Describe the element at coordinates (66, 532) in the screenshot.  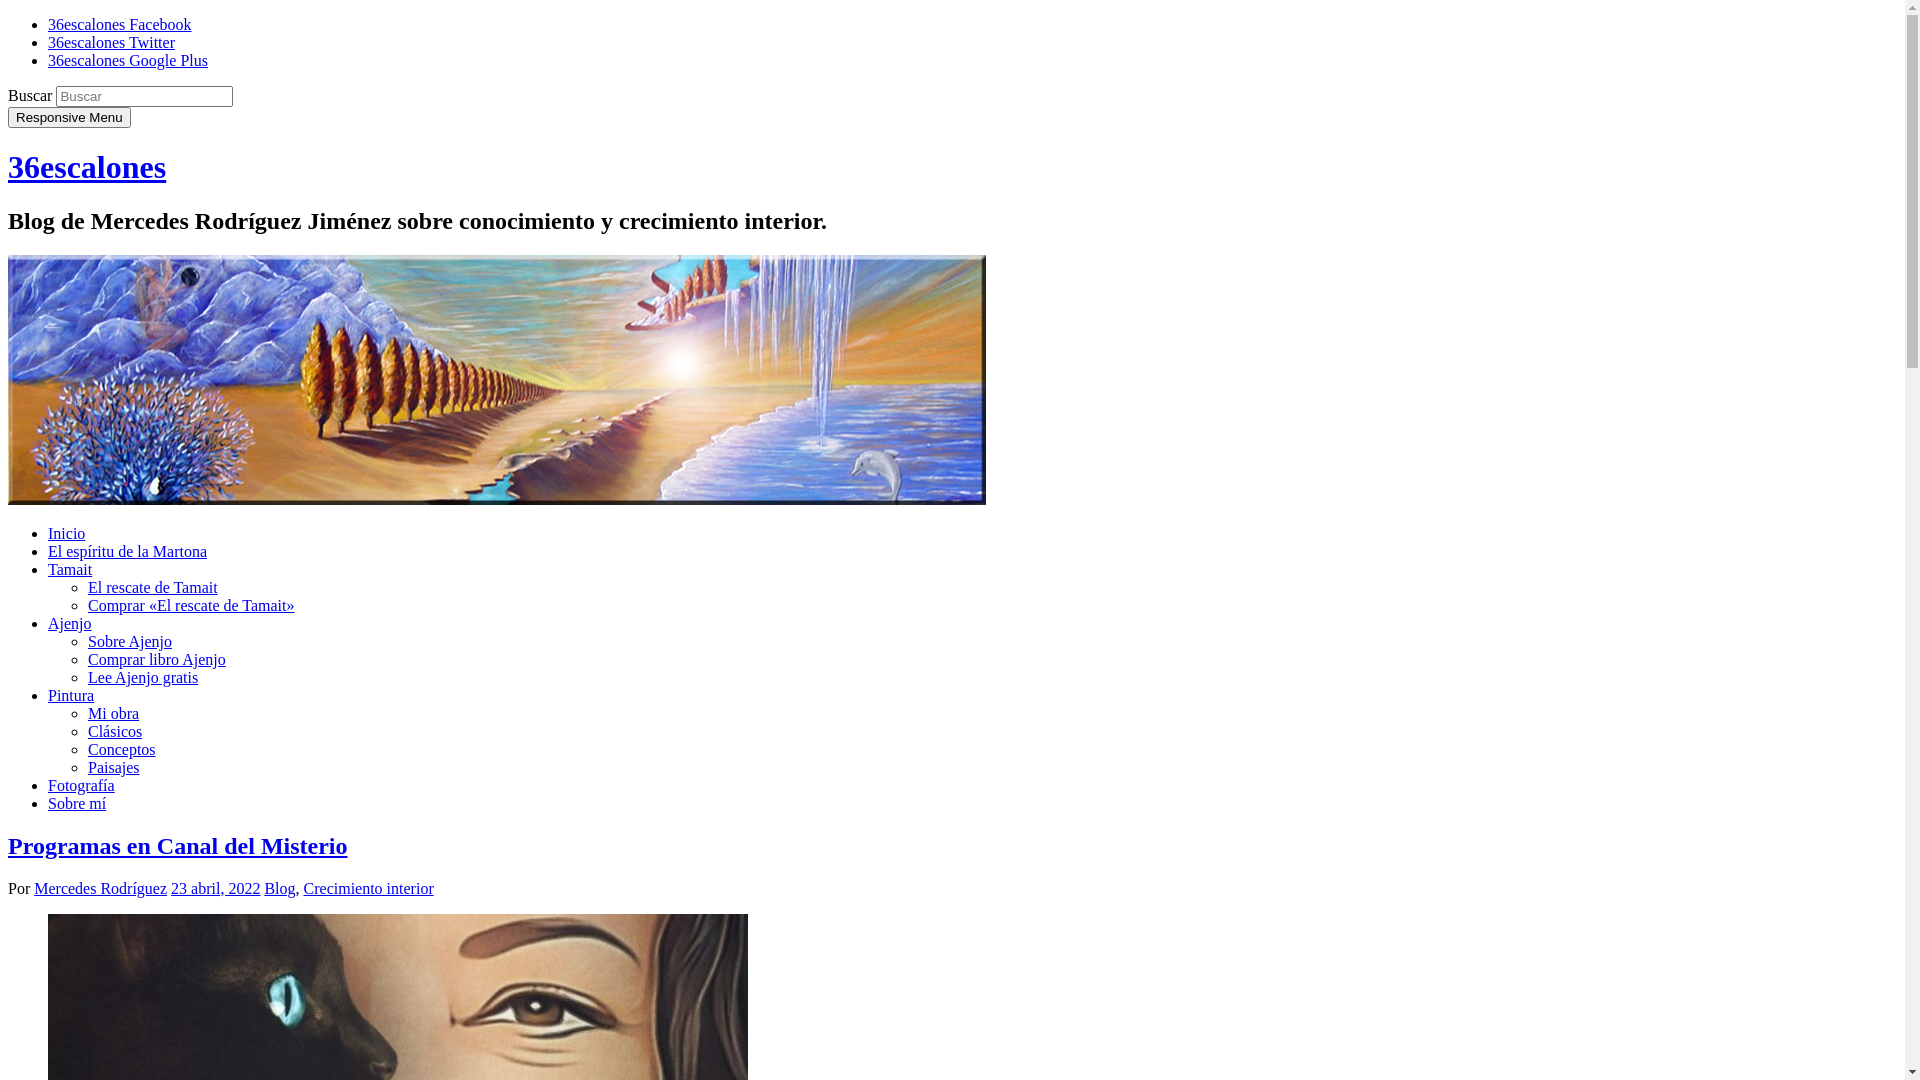
I see `'Inicio'` at that location.